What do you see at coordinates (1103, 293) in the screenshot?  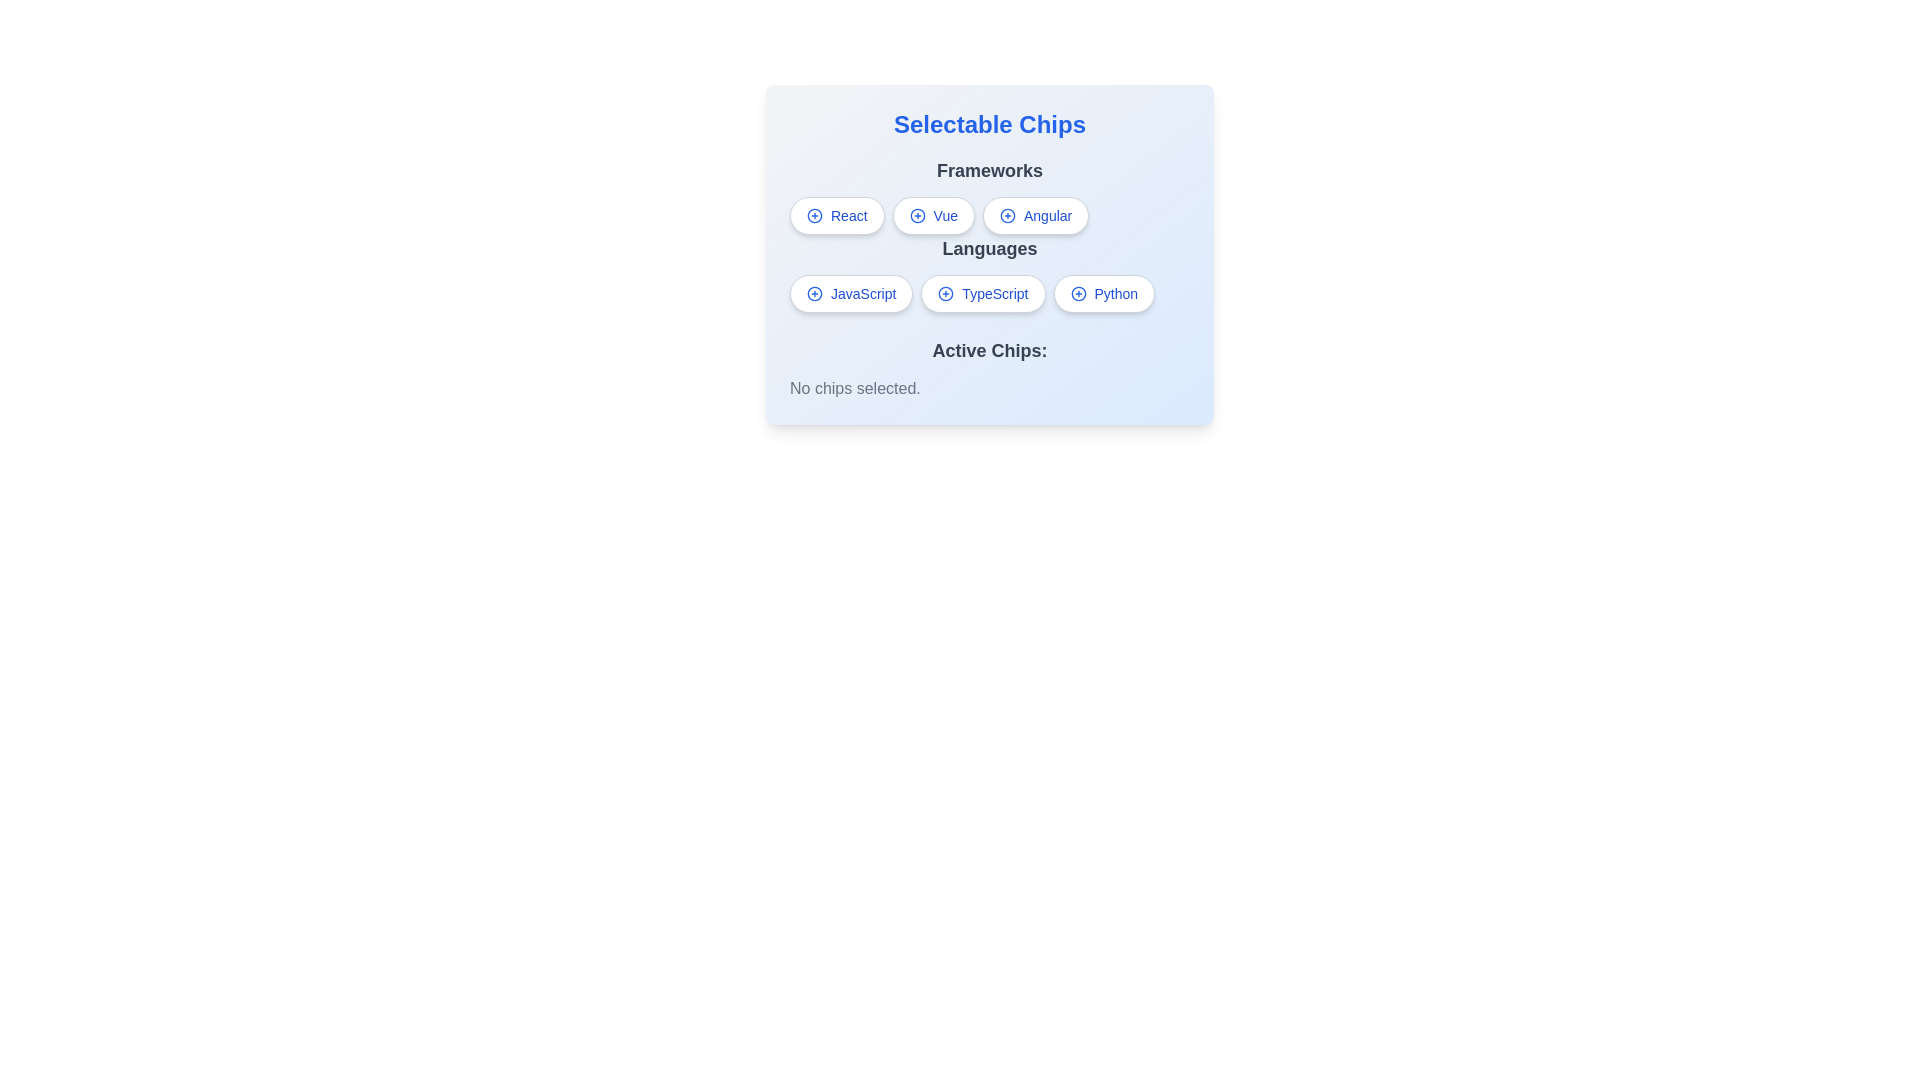 I see `the third button labeled 'Python' with a blue plus icon in the 'Languages' section` at bounding box center [1103, 293].